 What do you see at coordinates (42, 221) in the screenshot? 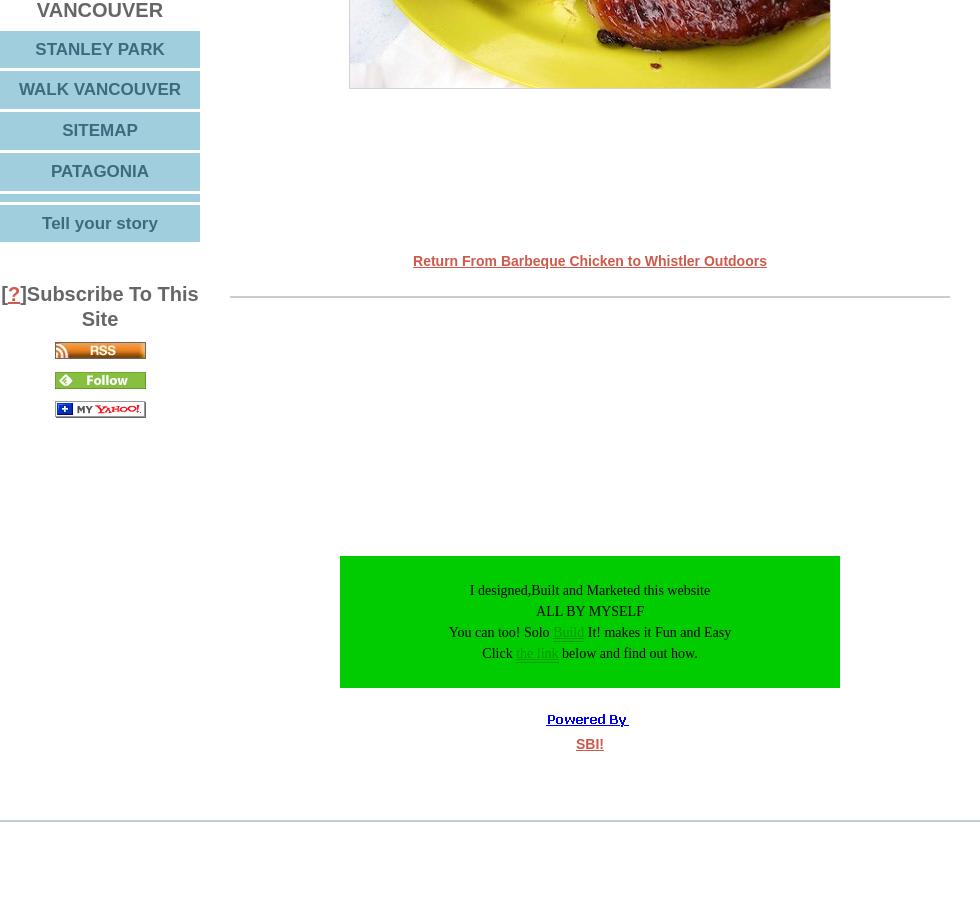
I see `'Tell your story'` at bounding box center [42, 221].